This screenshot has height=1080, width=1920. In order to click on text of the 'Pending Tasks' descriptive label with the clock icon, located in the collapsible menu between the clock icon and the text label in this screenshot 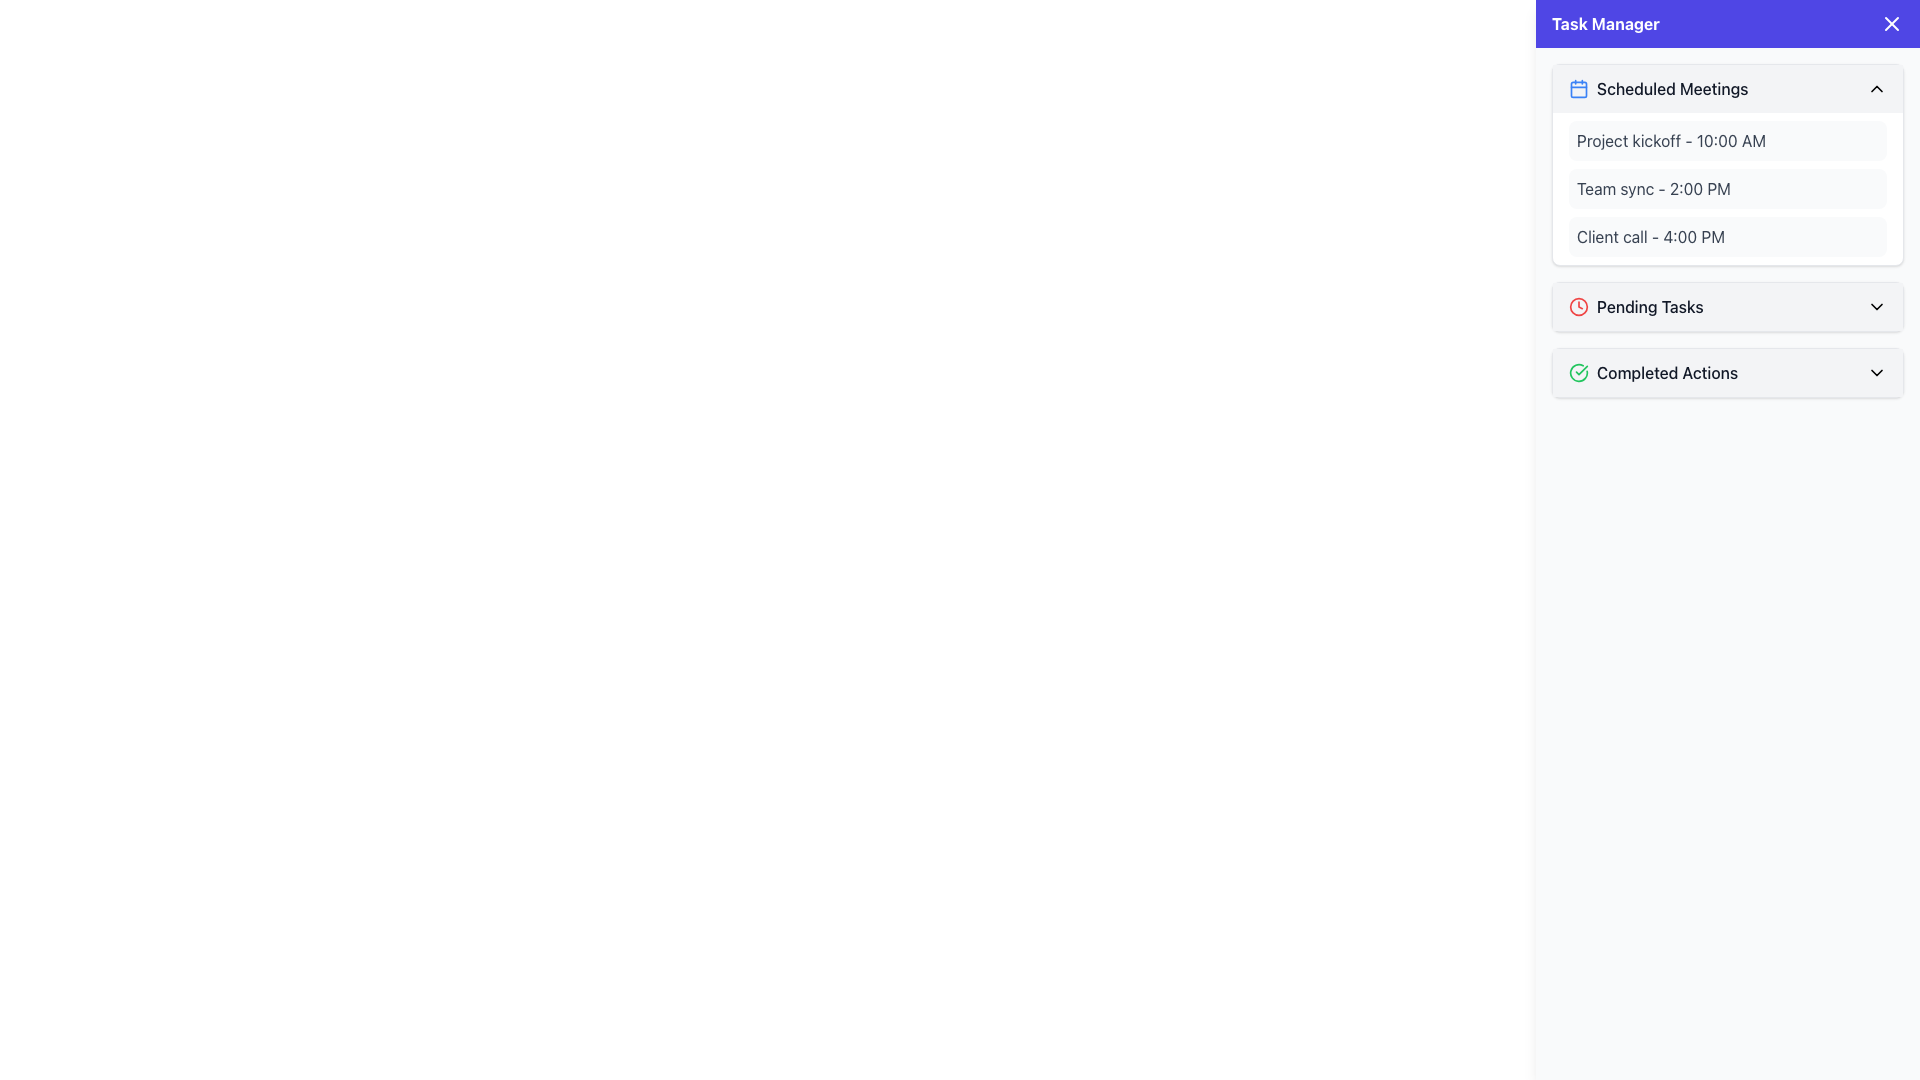, I will do `click(1636, 307)`.